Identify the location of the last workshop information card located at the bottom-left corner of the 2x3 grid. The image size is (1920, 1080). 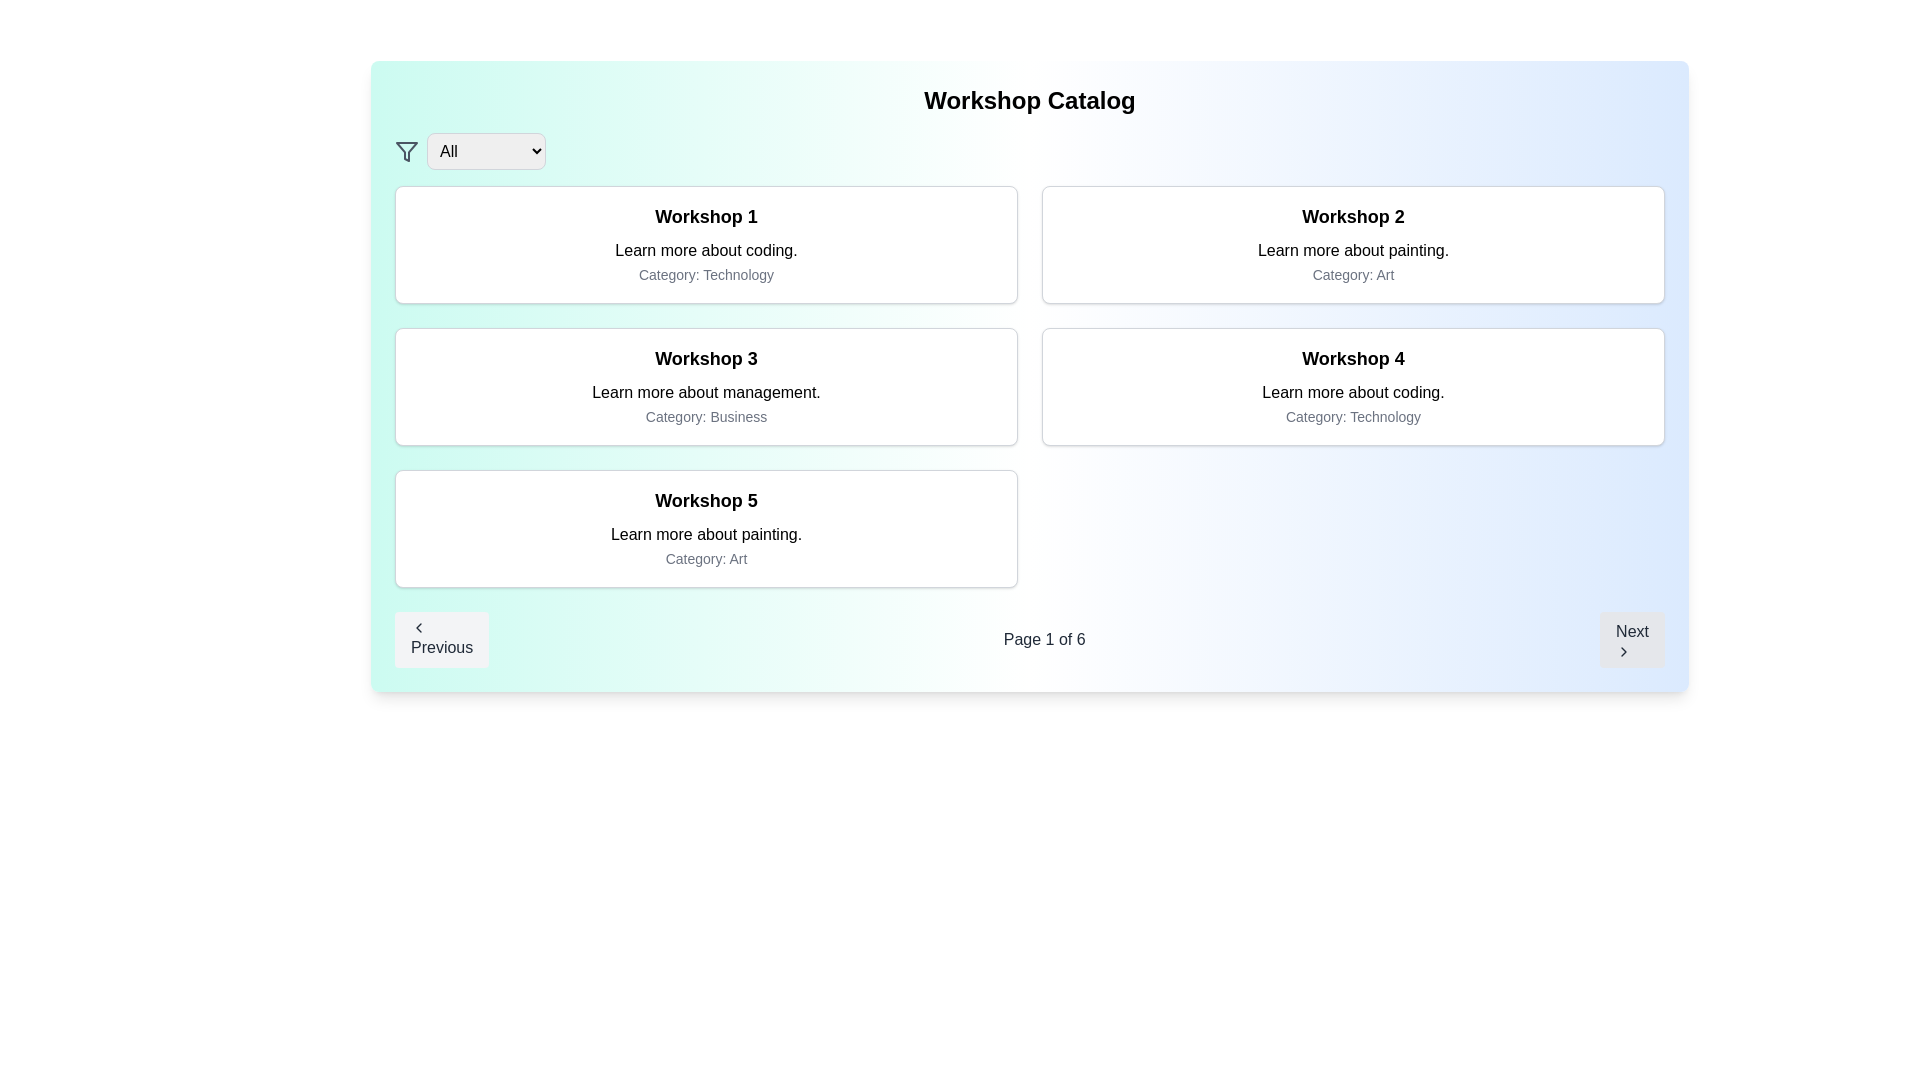
(706, 527).